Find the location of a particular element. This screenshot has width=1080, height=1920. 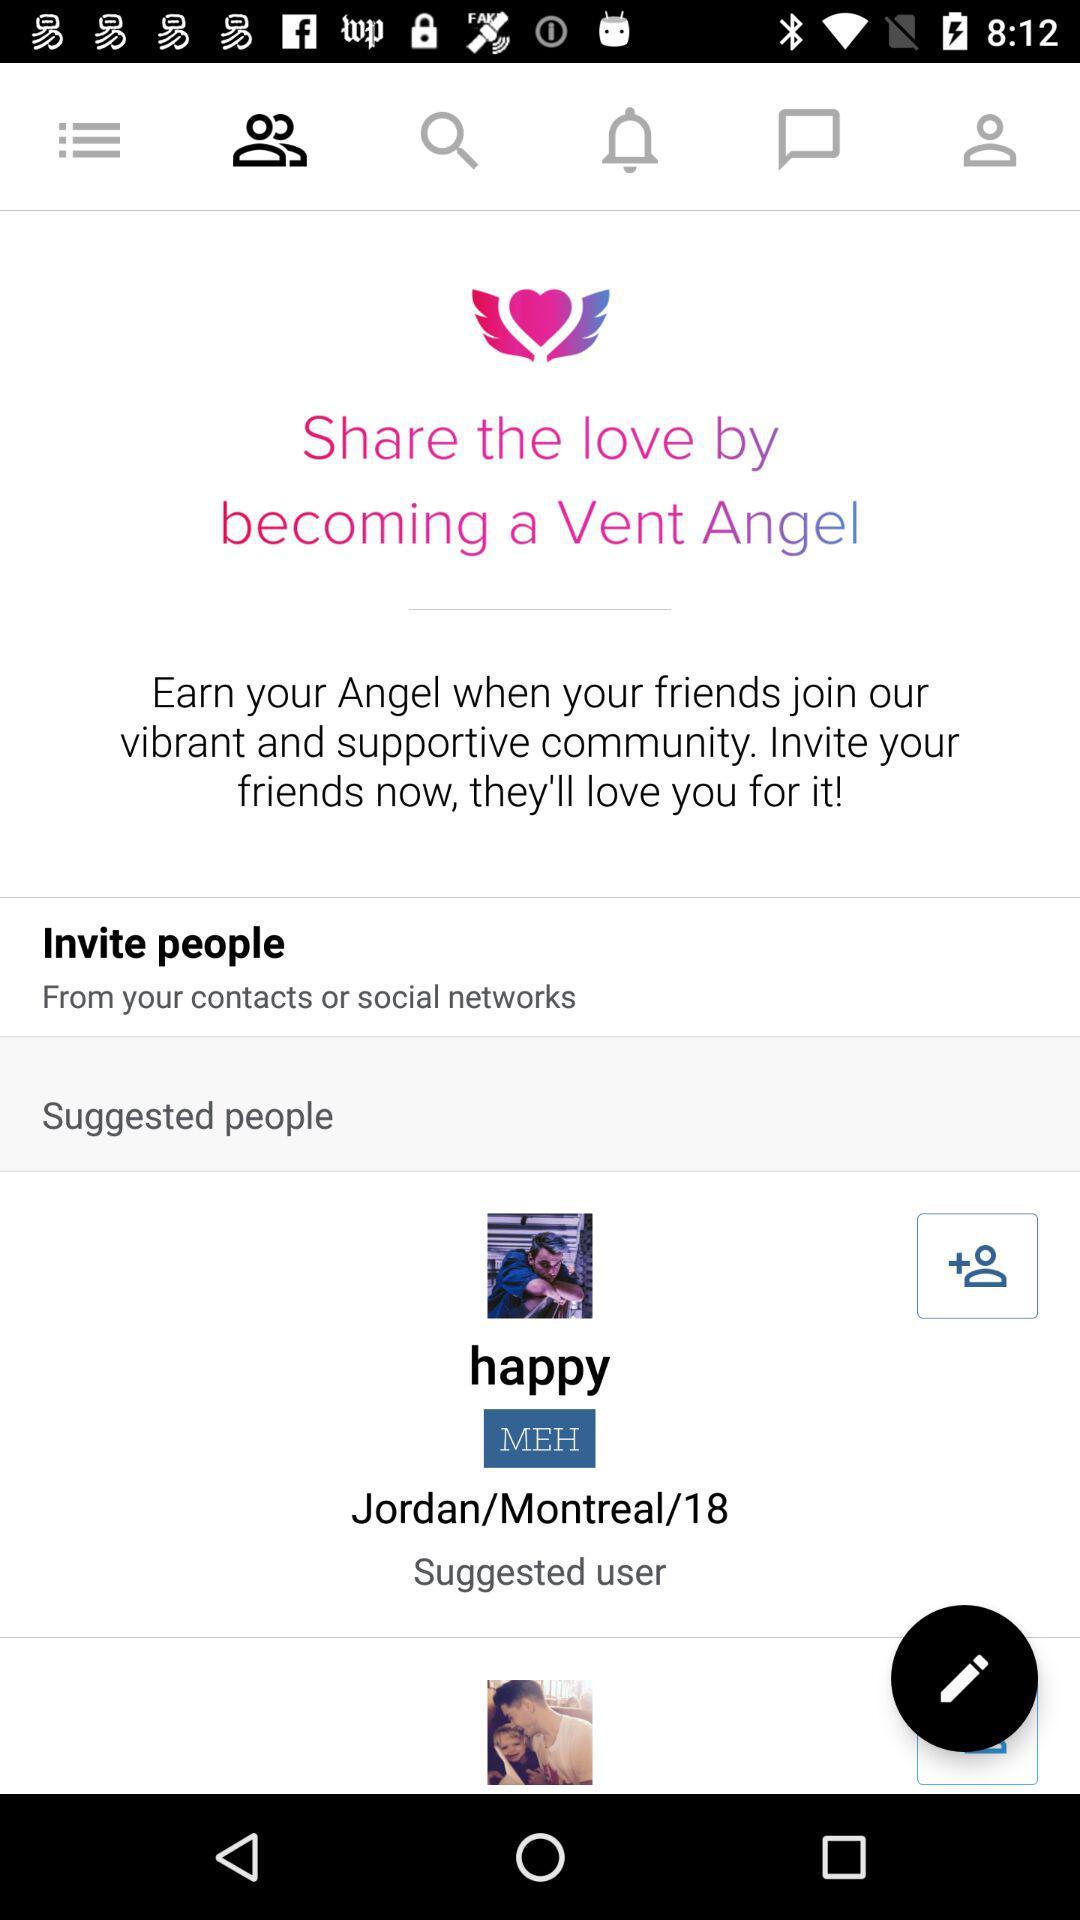

start entry is located at coordinates (976, 1731).